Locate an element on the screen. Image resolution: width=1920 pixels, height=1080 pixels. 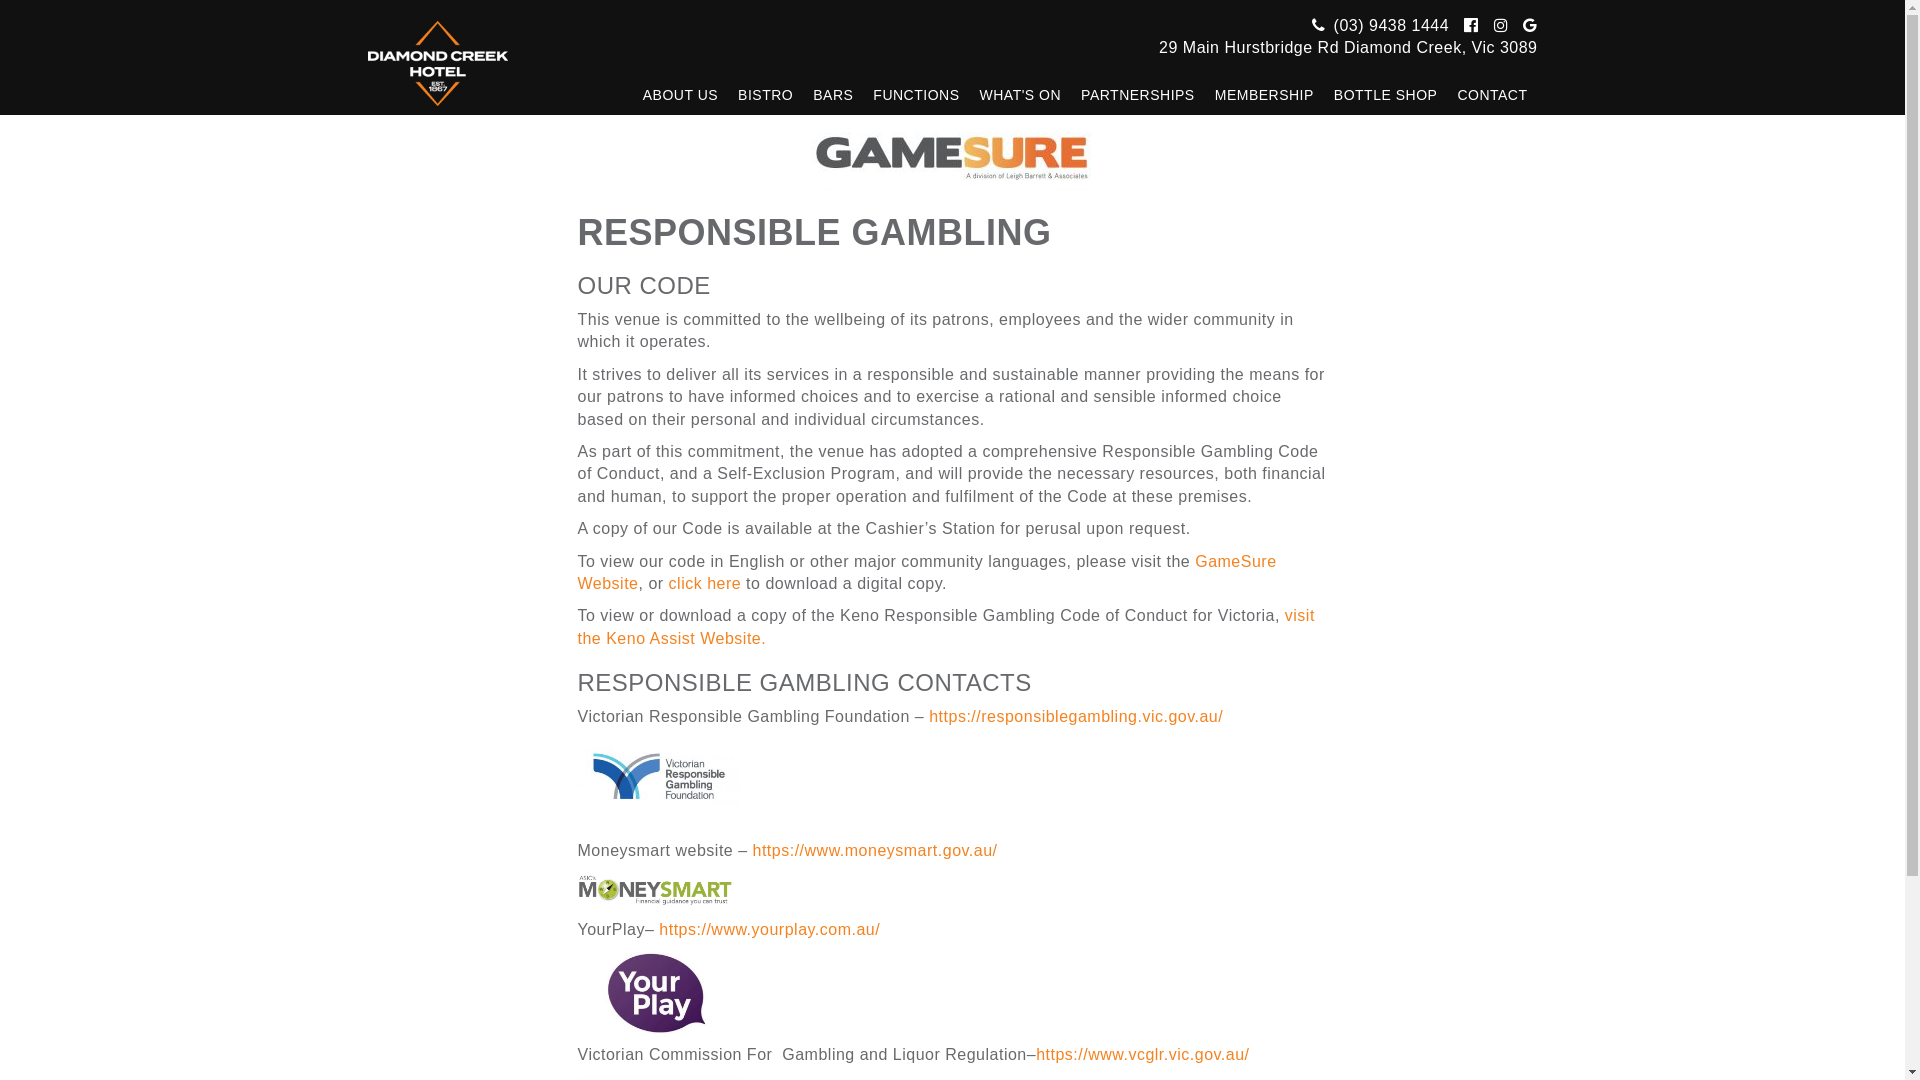
'(03) 9438 1444' is located at coordinates (1377, 25).